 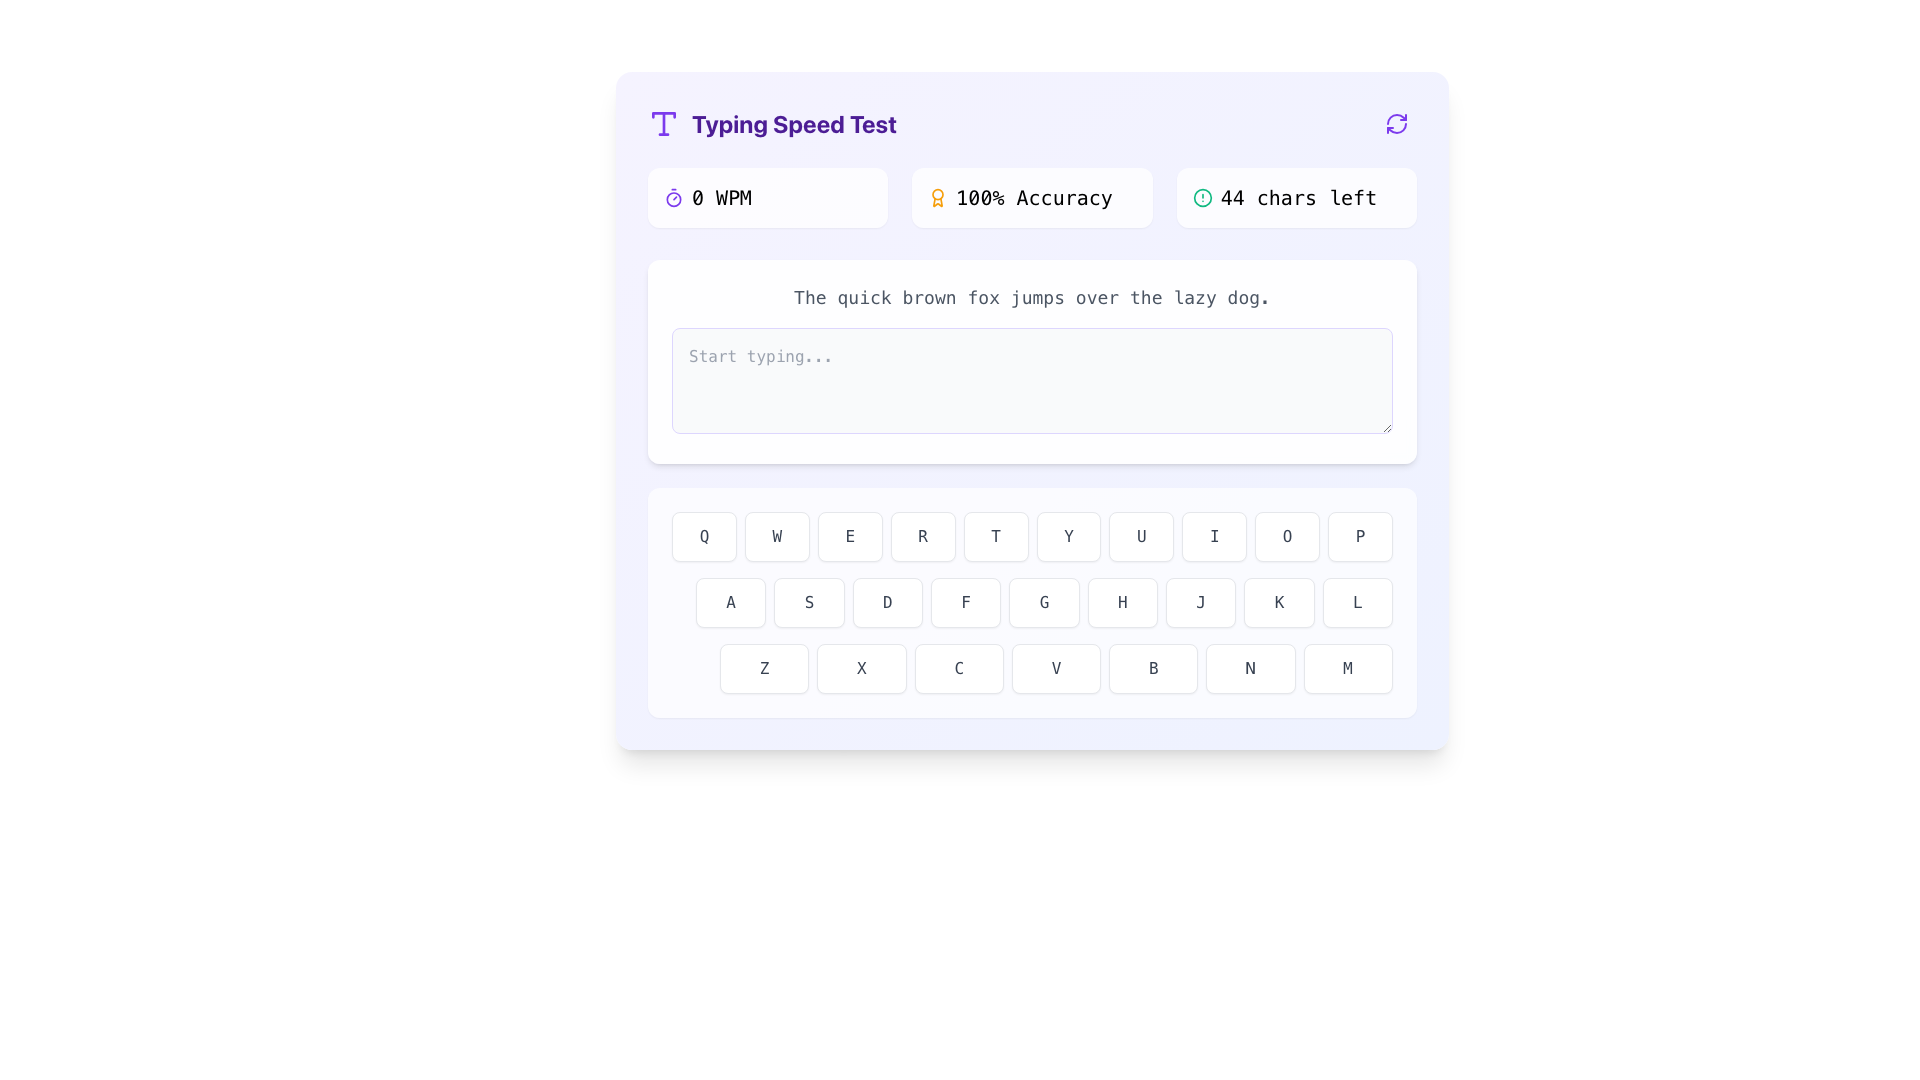 I want to click on the 'A' button located in the top-left position of the keyboard layout to input the character 'A', so click(x=730, y=601).